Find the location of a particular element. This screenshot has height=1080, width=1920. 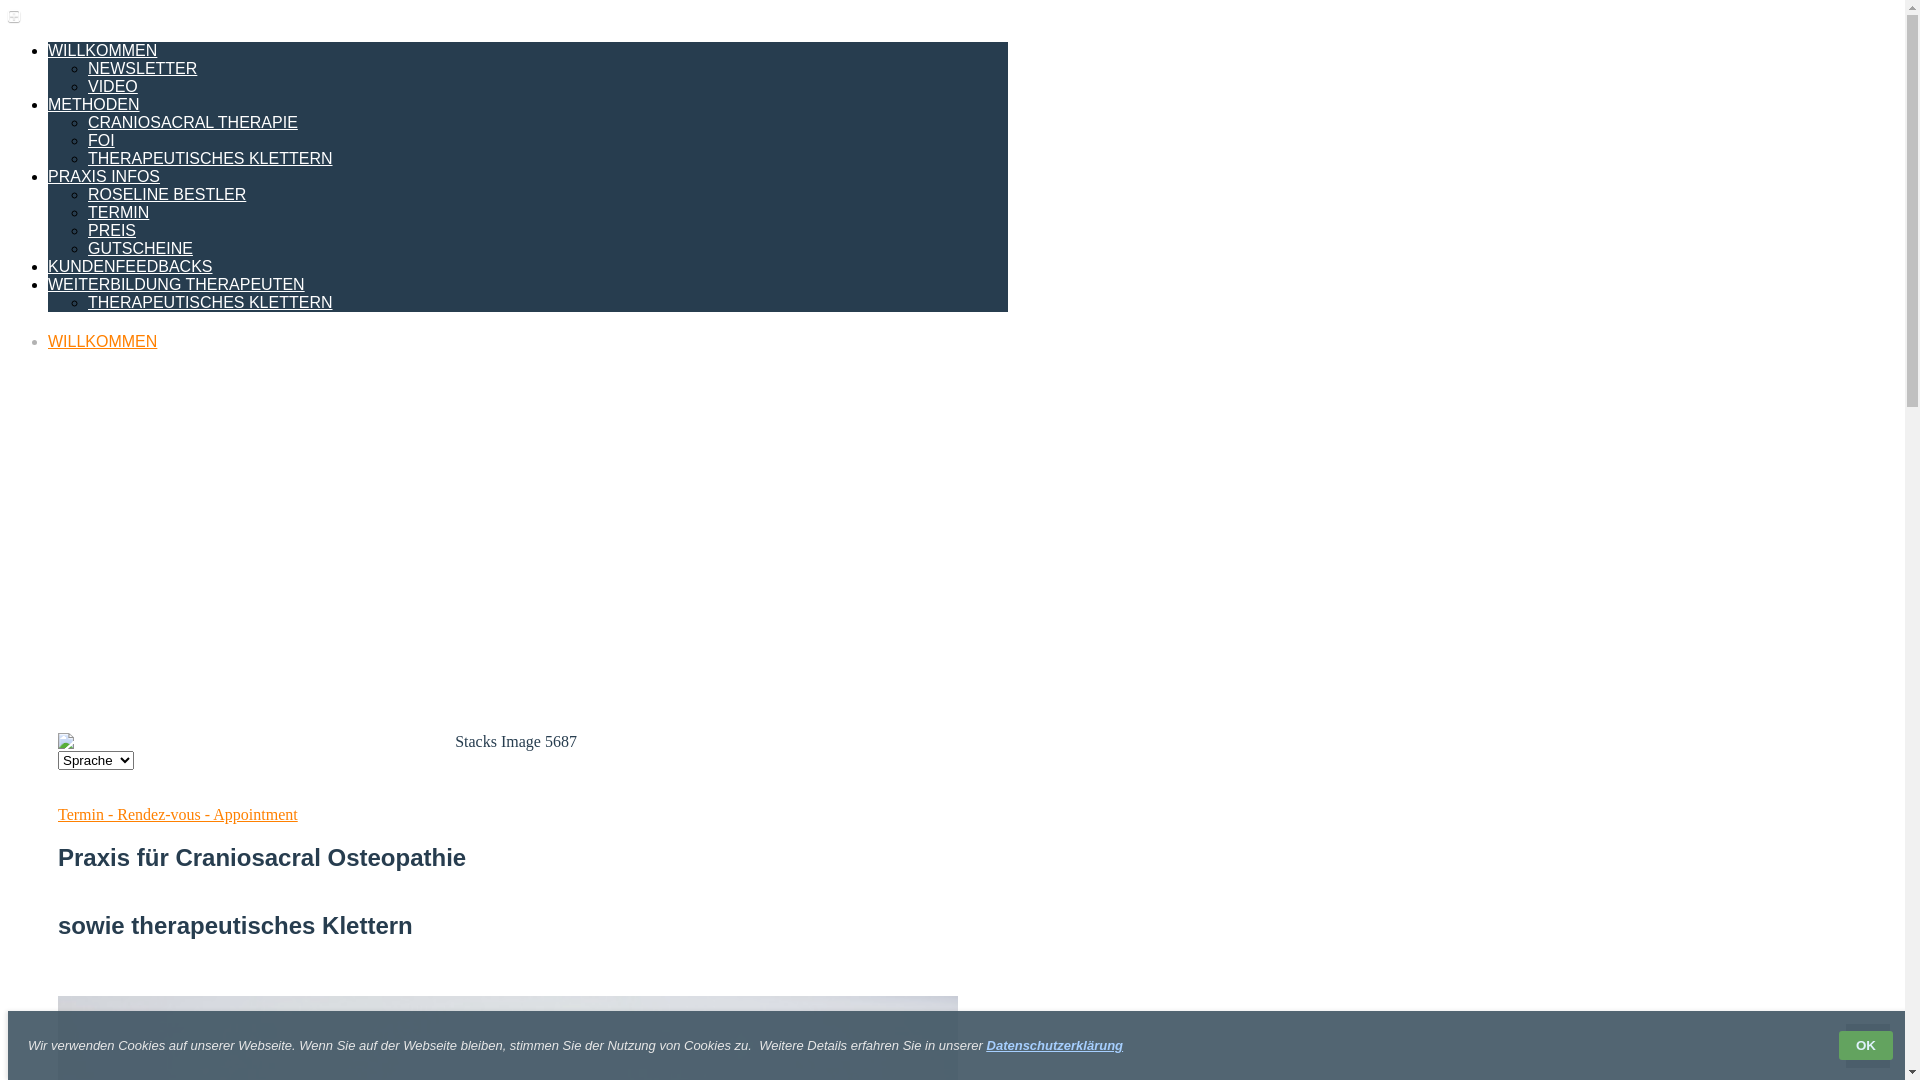

'ROSELINE BESTLER' is located at coordinates (86, 194).